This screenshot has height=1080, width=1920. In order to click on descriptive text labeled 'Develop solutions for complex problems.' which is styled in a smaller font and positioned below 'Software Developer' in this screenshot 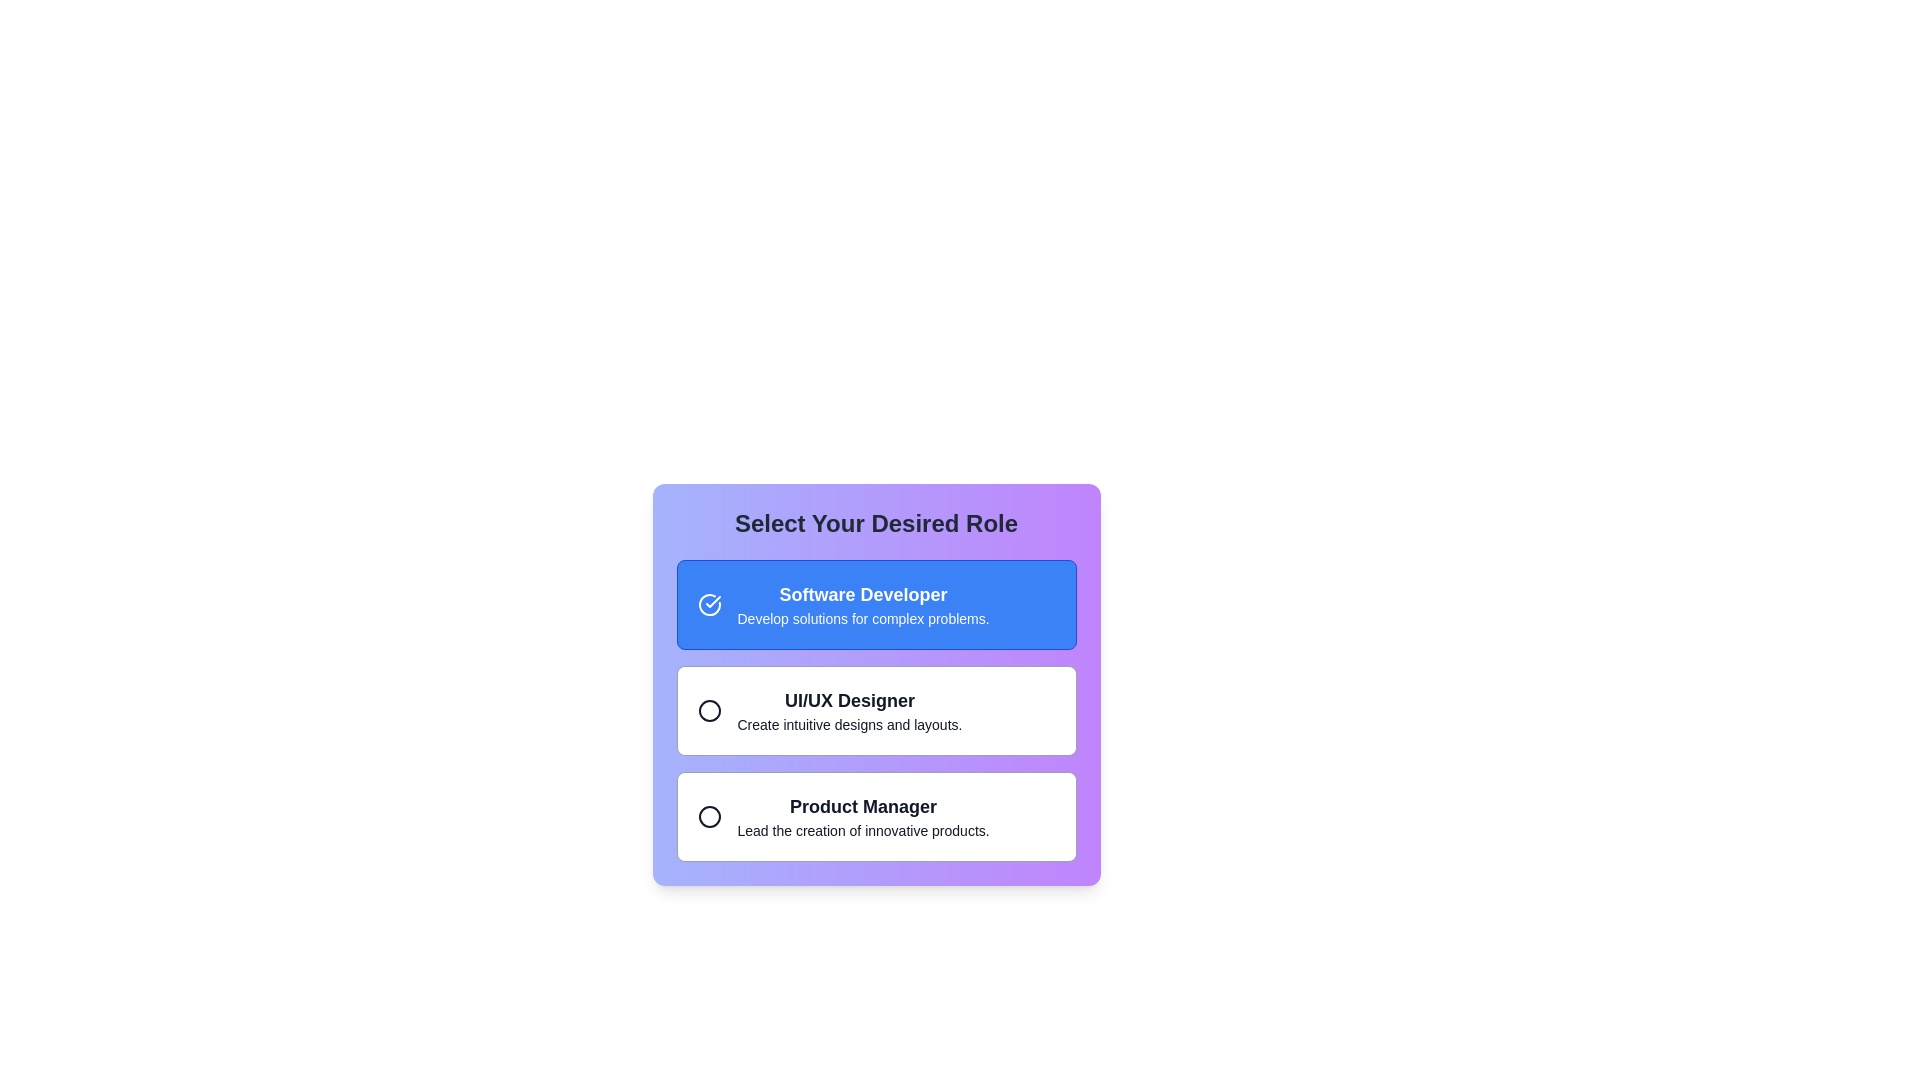, I will do `click(863, 617)`.